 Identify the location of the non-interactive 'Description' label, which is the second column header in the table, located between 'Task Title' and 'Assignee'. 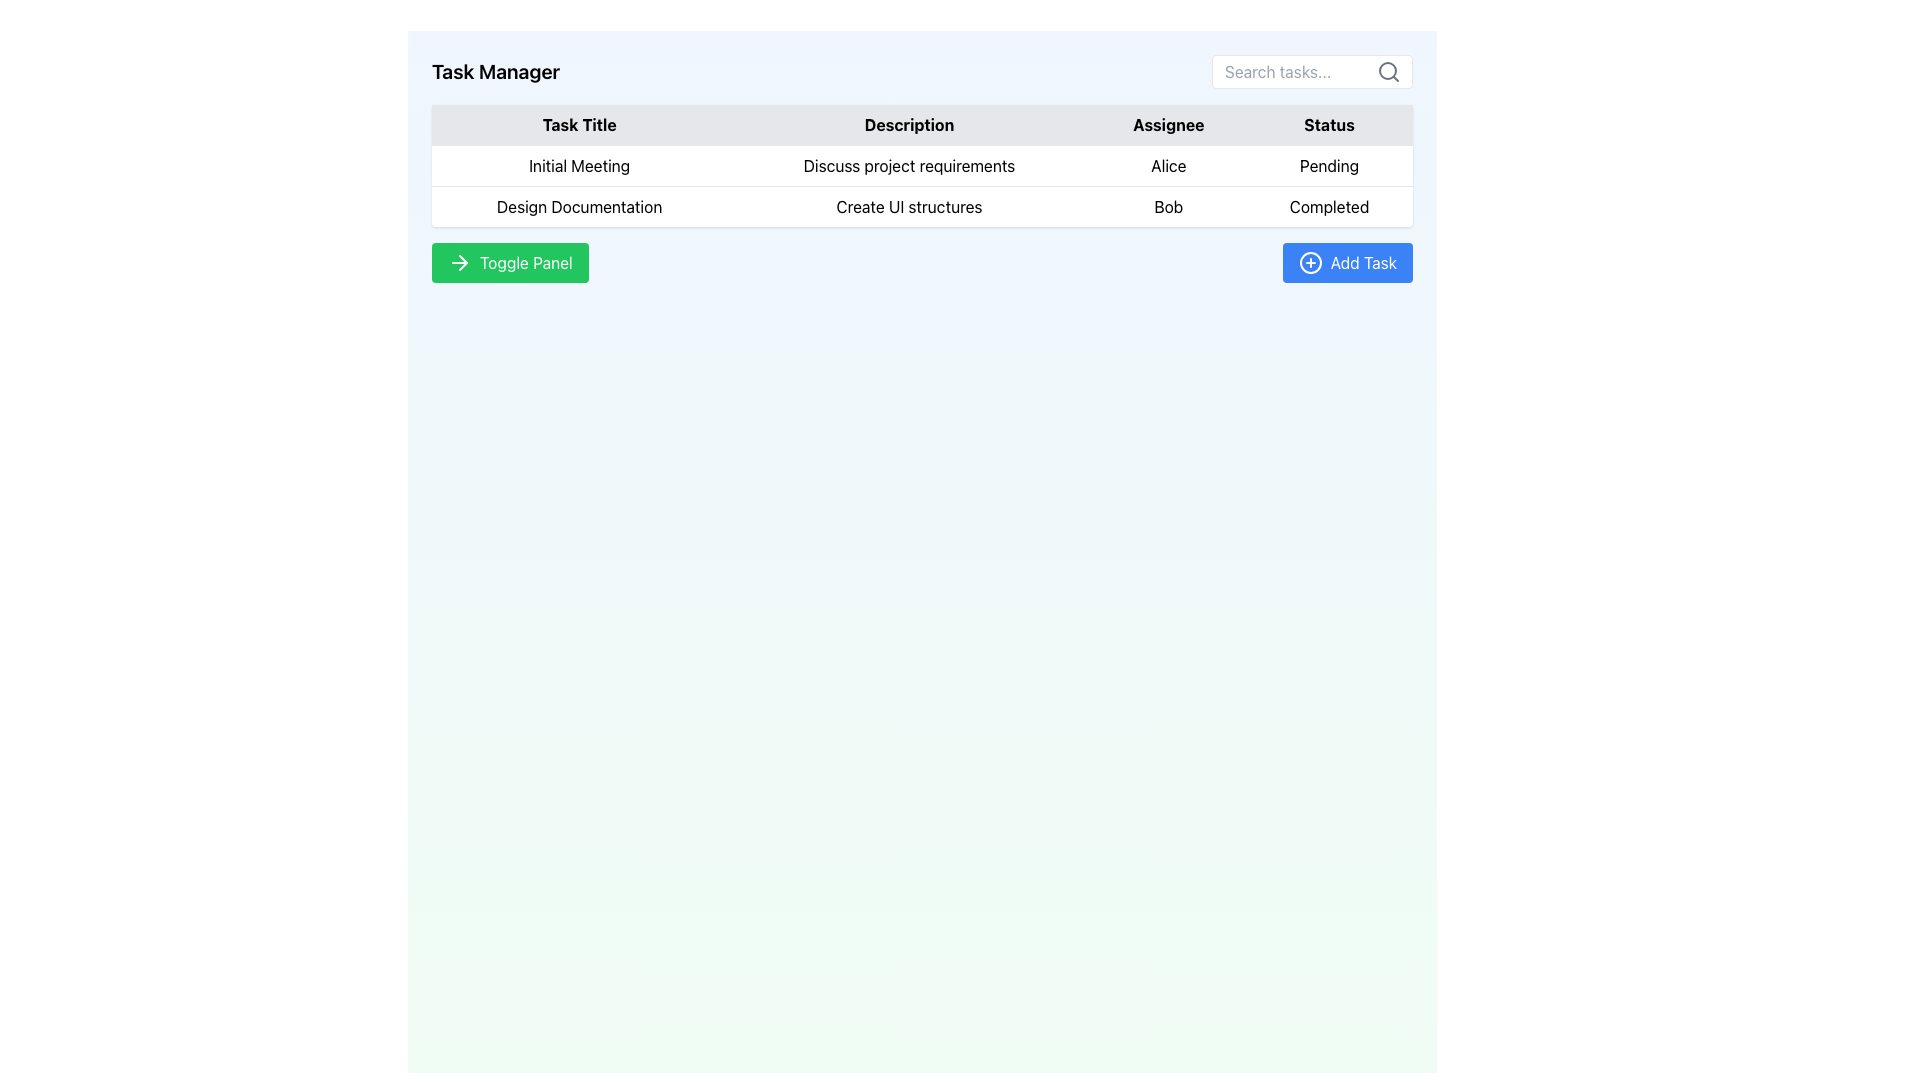
(908, 125).